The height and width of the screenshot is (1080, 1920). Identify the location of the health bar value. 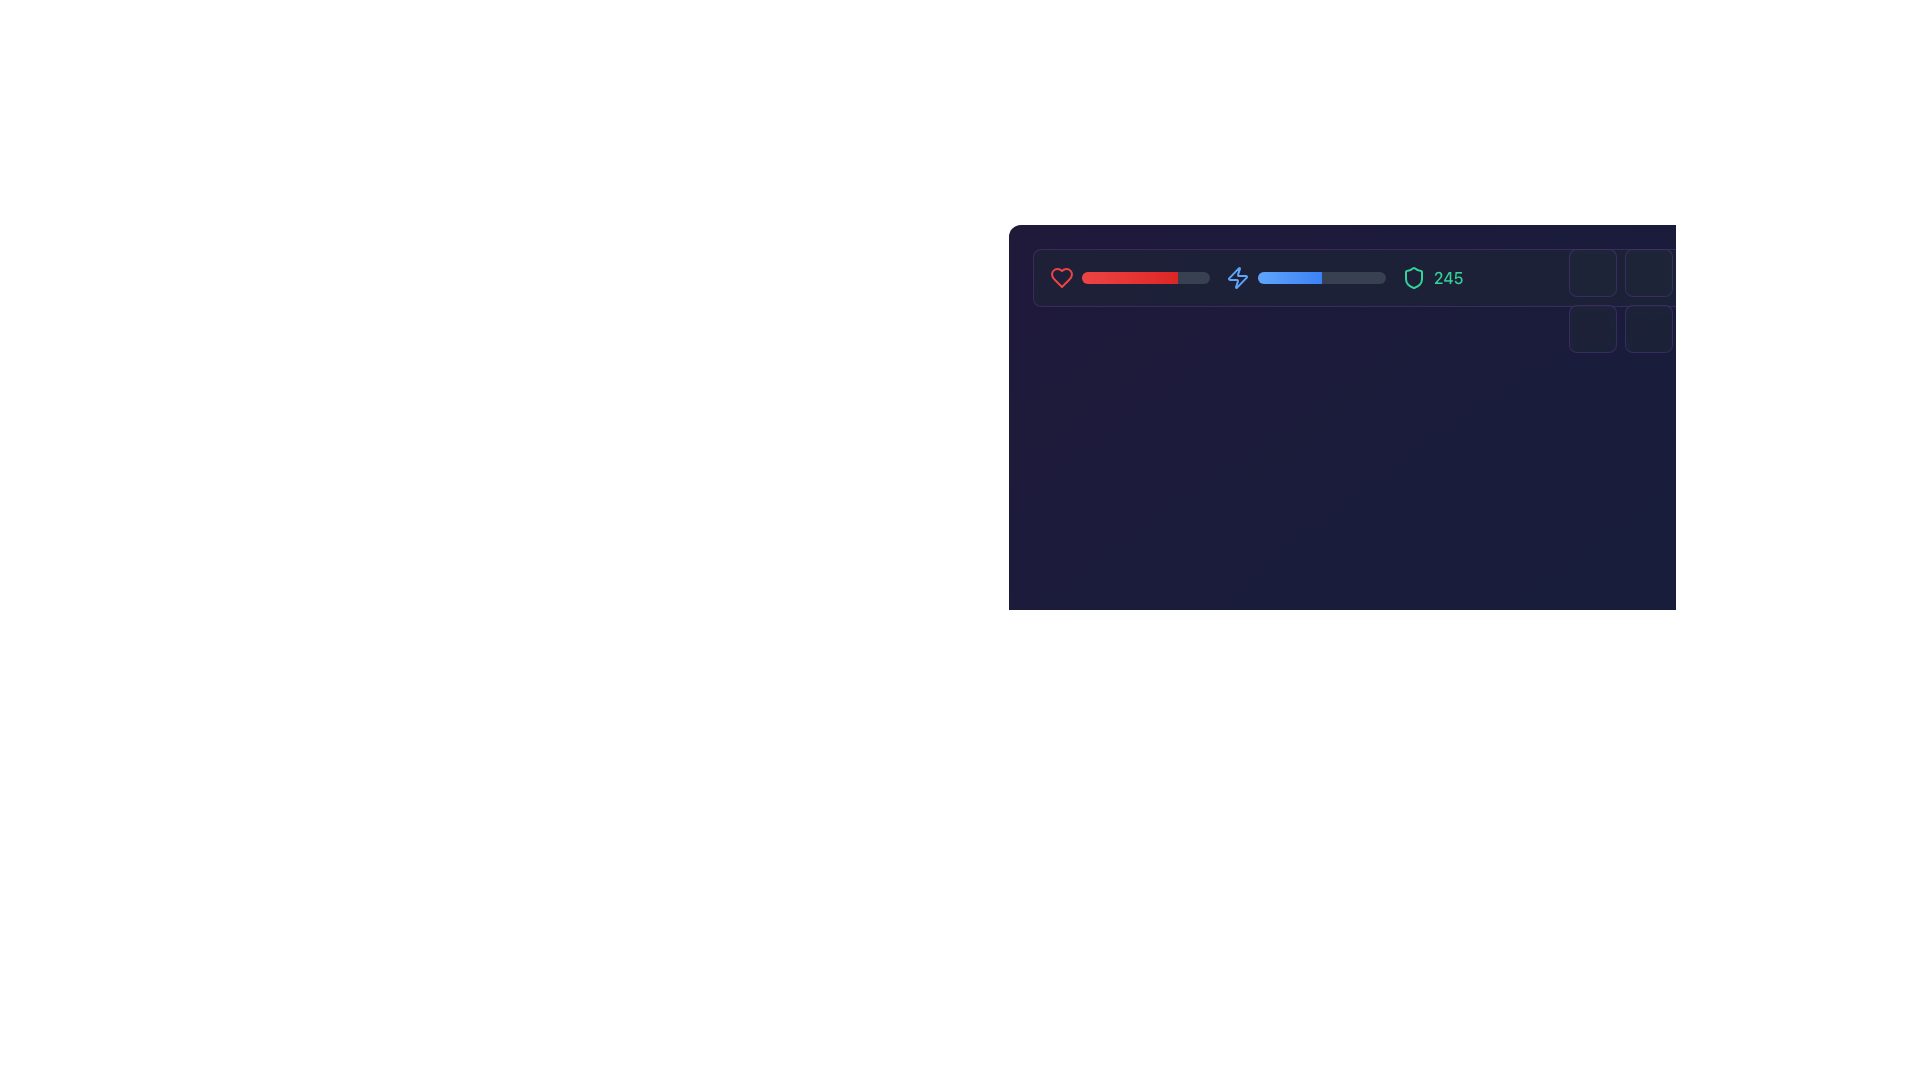
(1111, 277).